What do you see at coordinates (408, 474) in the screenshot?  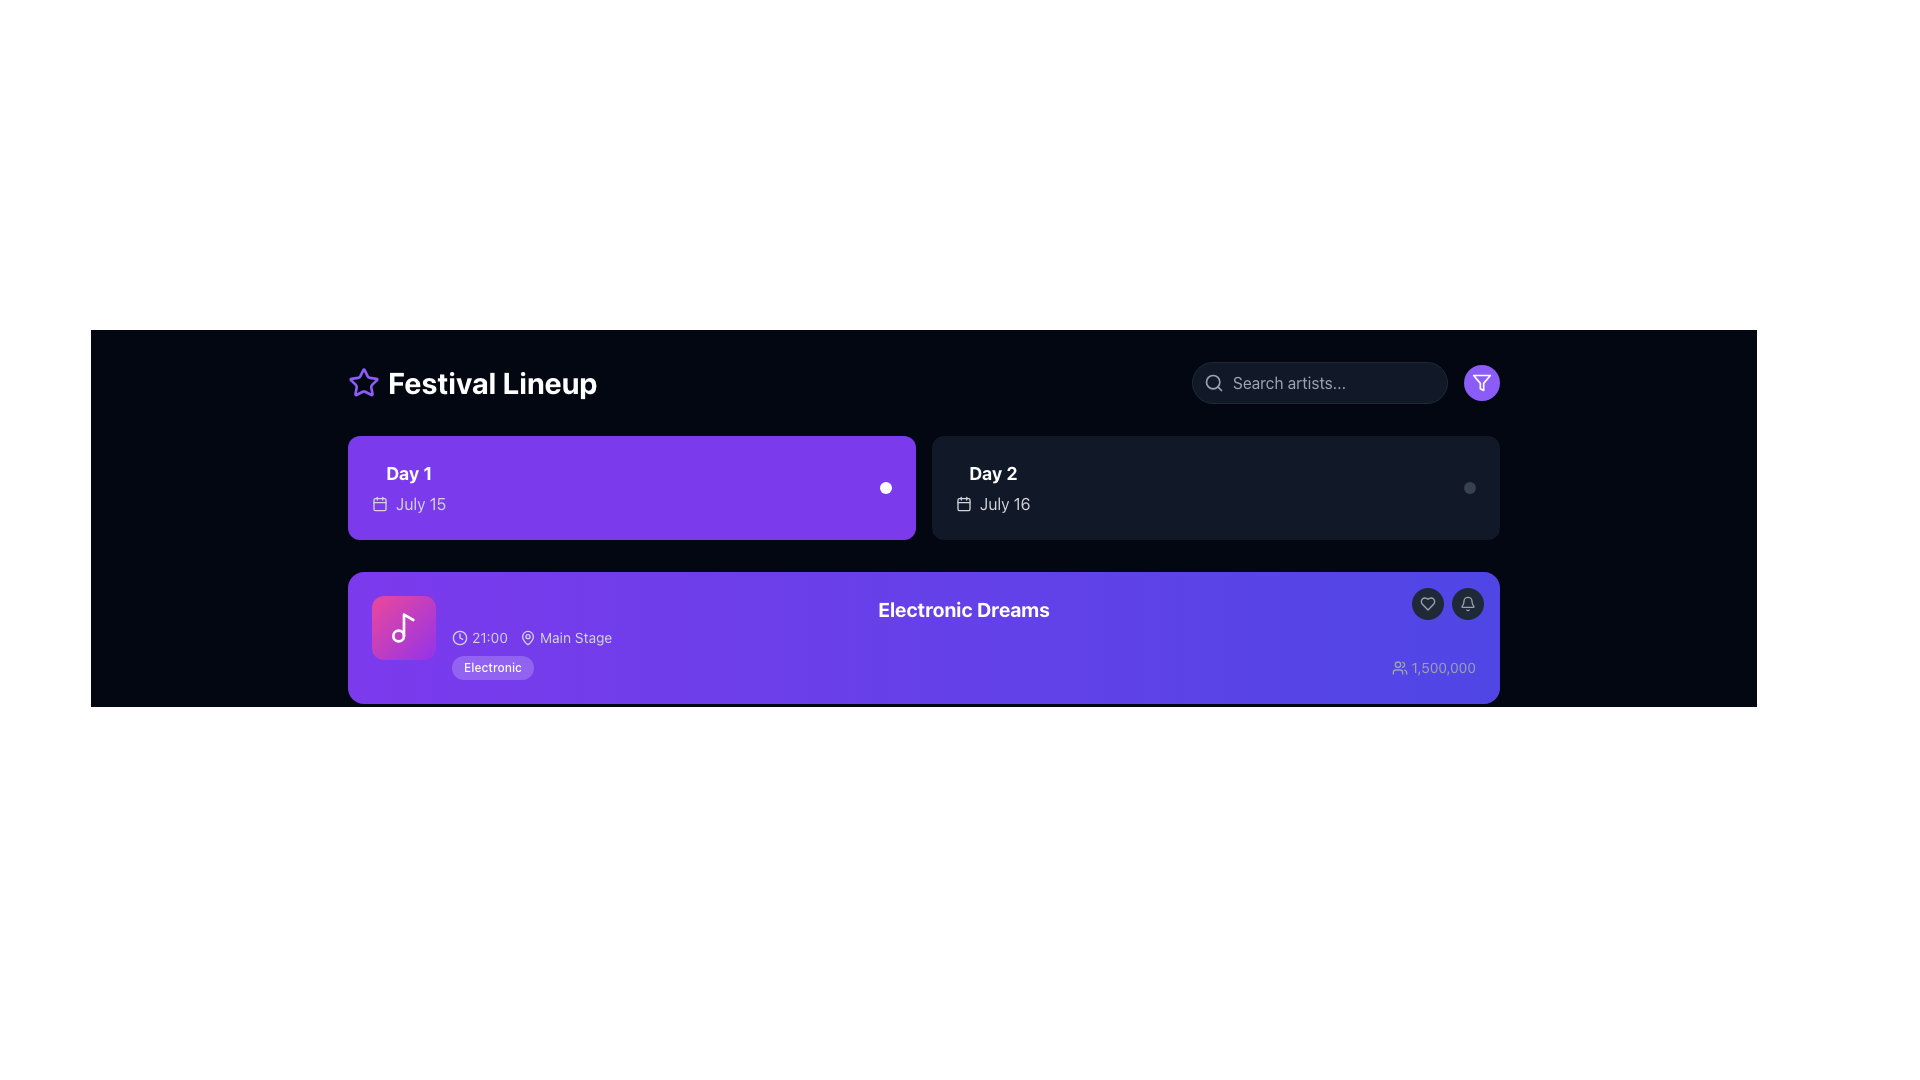 I see `the text label that reads 'Day 1' in bold white font on a purple background, located at the upper-left corner of the card interface` at bounding box center [408, 474].